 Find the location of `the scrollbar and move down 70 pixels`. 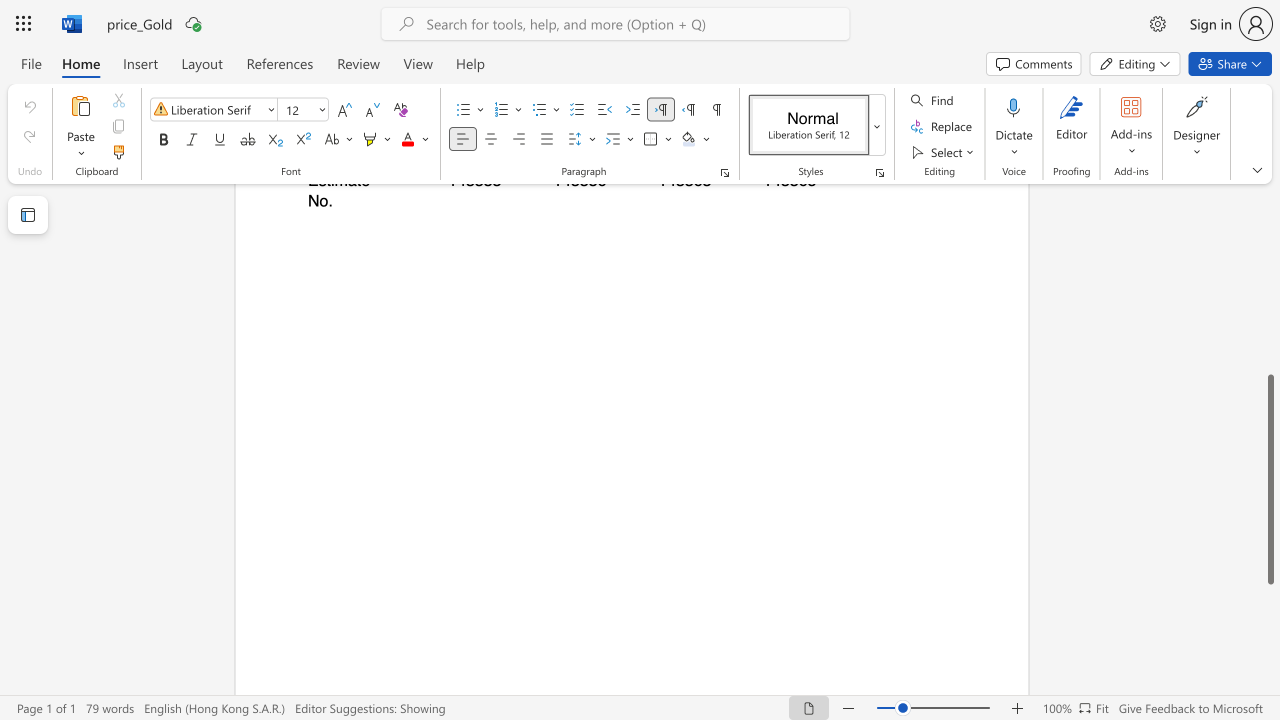

the scrollbar and move down 70 pixels is located at coordinates (1269, 479).